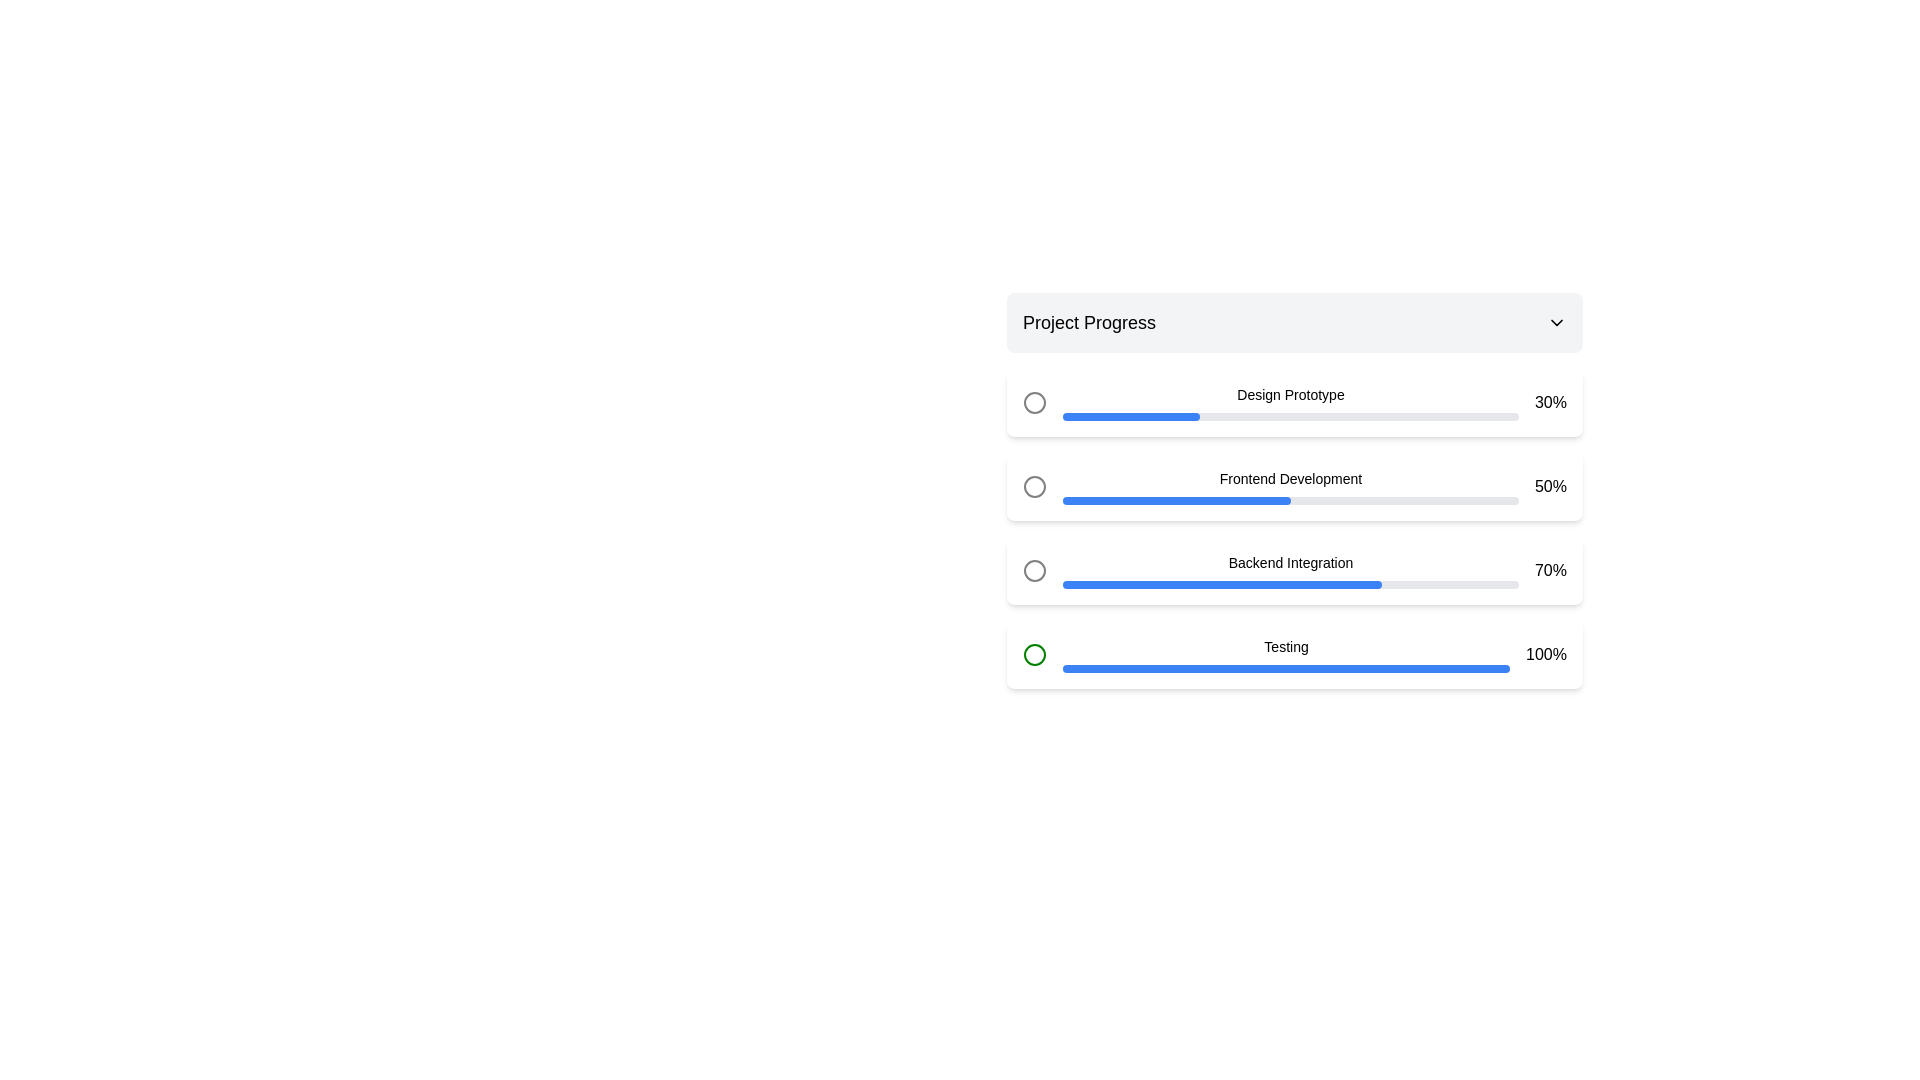  I want to click on the gray background layer of the progress bar indicating 50% progress under the 'Frontend Development' title, so click(1291, 500).